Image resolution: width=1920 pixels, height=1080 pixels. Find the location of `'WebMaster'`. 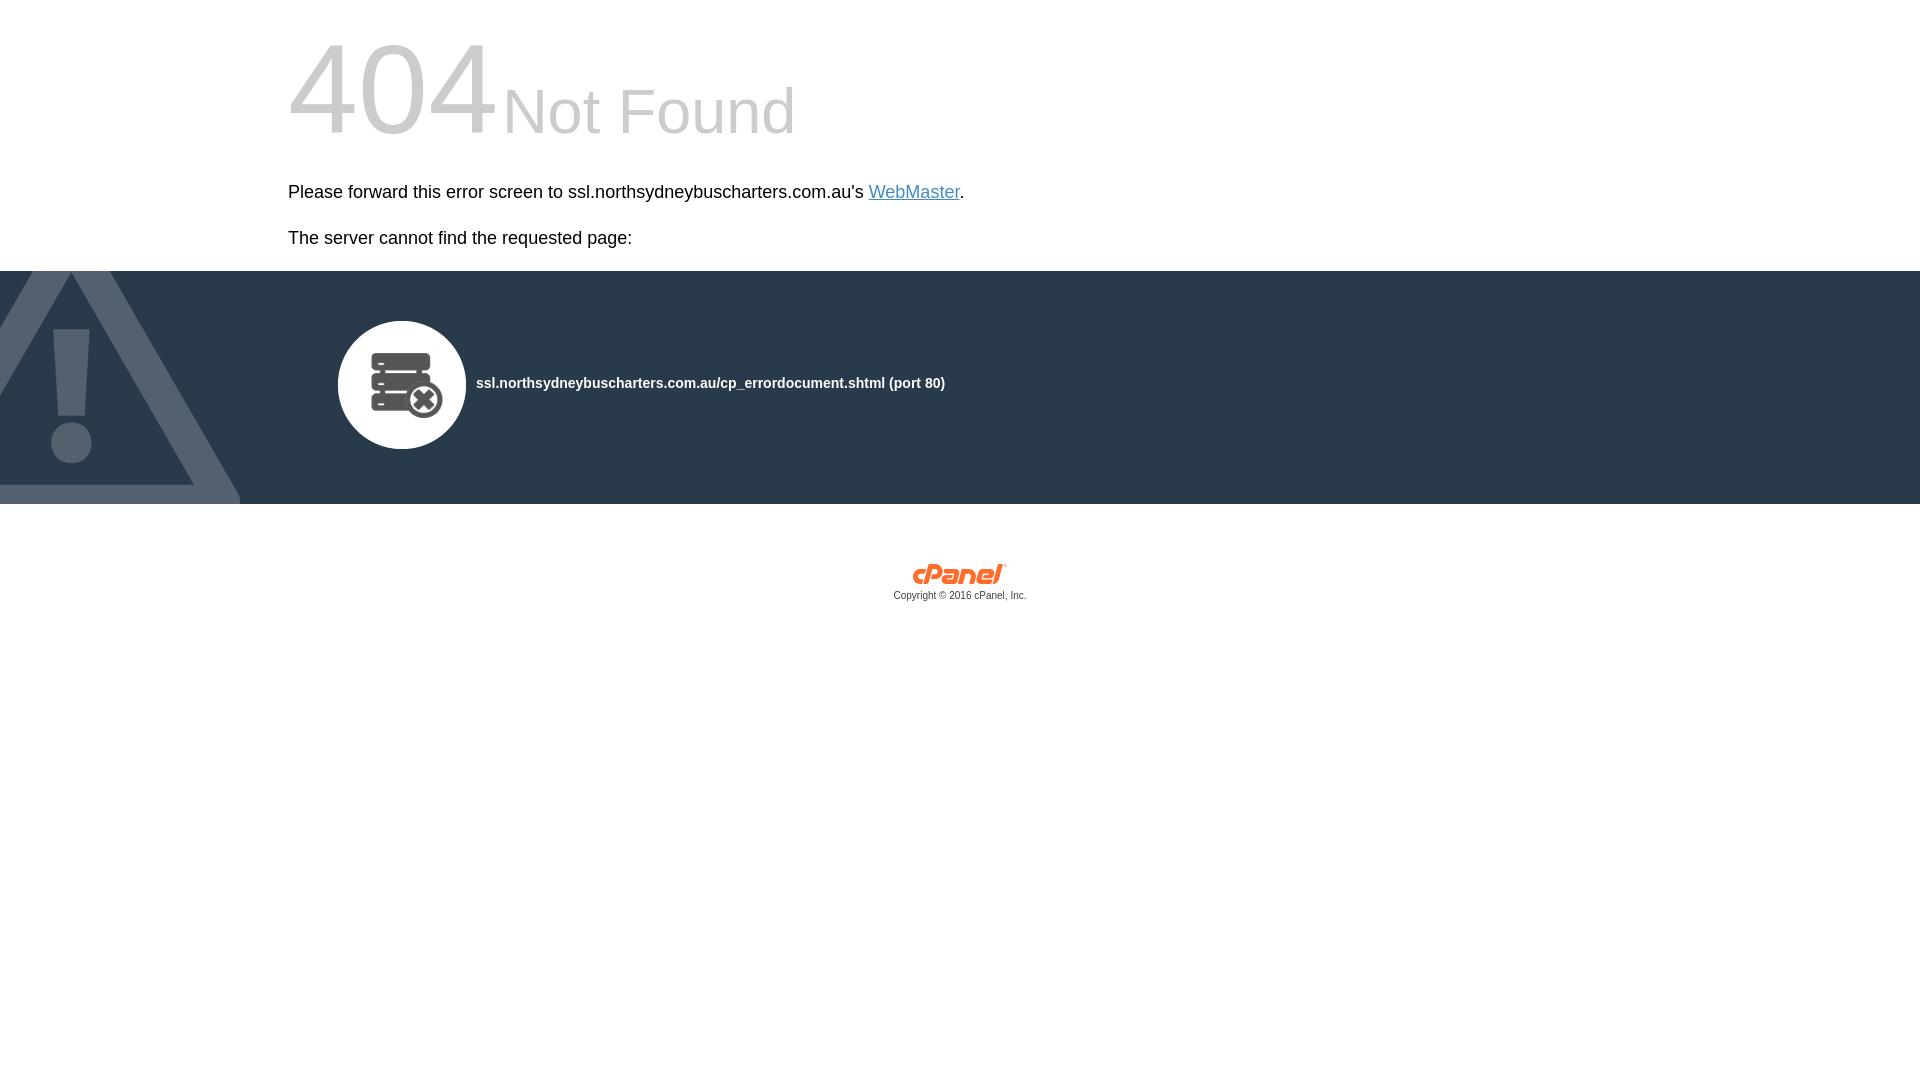

'WebMaster' is located at coordinates (913, 192).